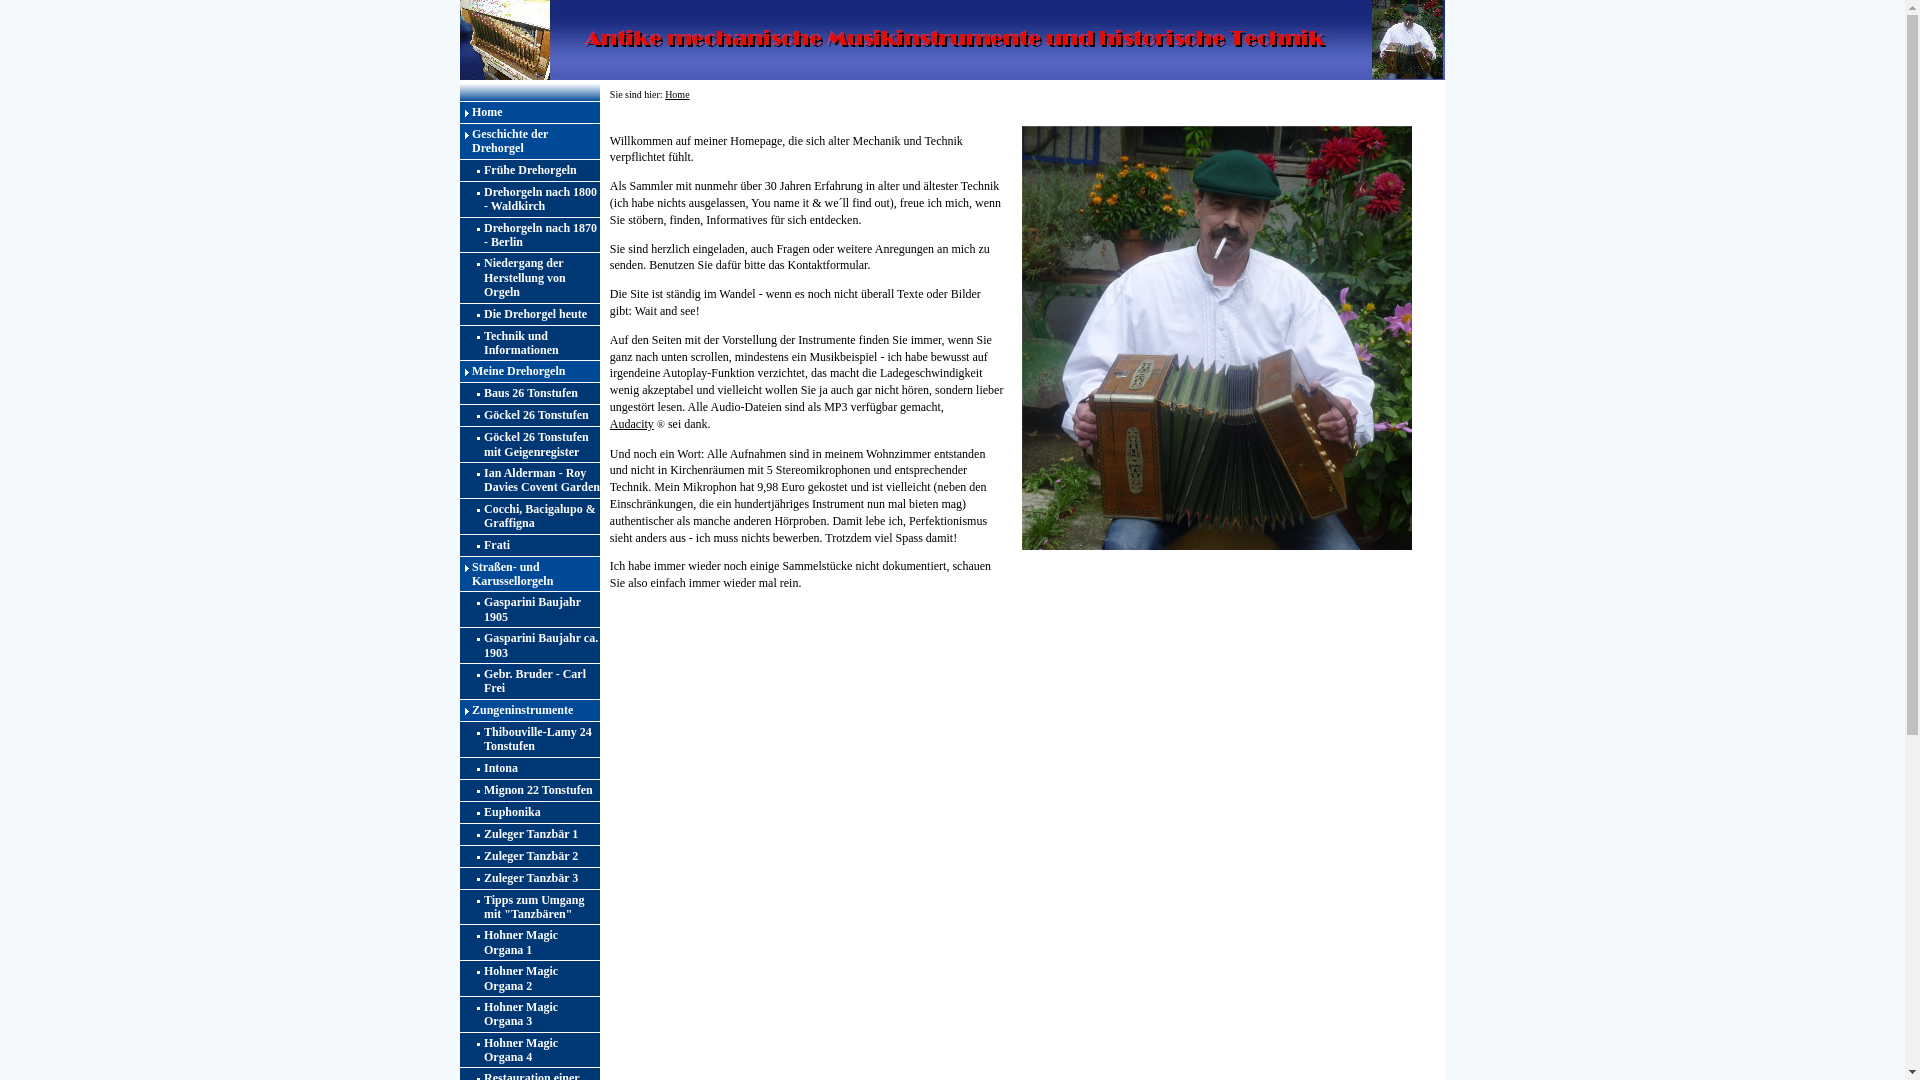 The width and height of the screenshot is (1920, 1080). I want to click on 'Drehorgeln nach 1870 - Berlin', so click(529, 234).